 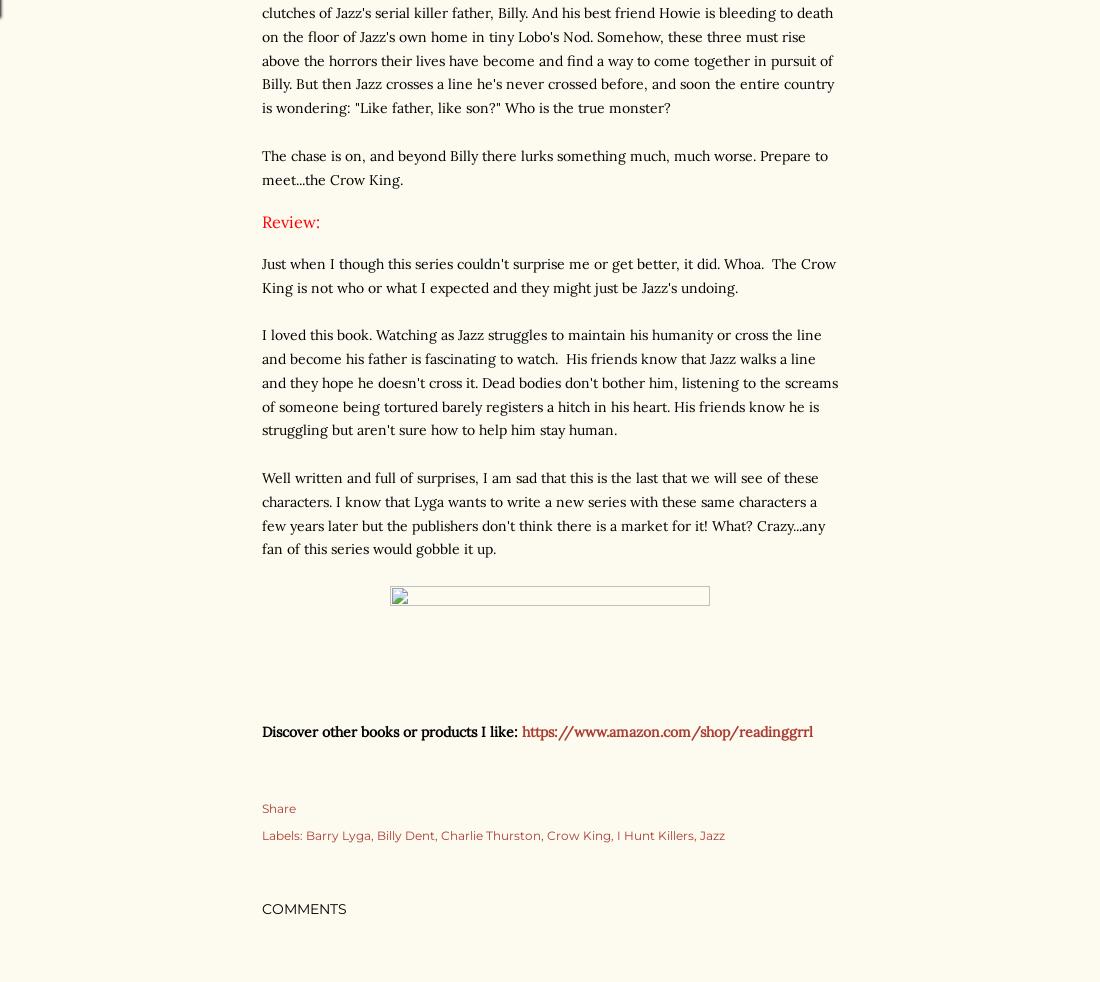 I want to click on 'Billy Dent', so click(x=406, y=835).